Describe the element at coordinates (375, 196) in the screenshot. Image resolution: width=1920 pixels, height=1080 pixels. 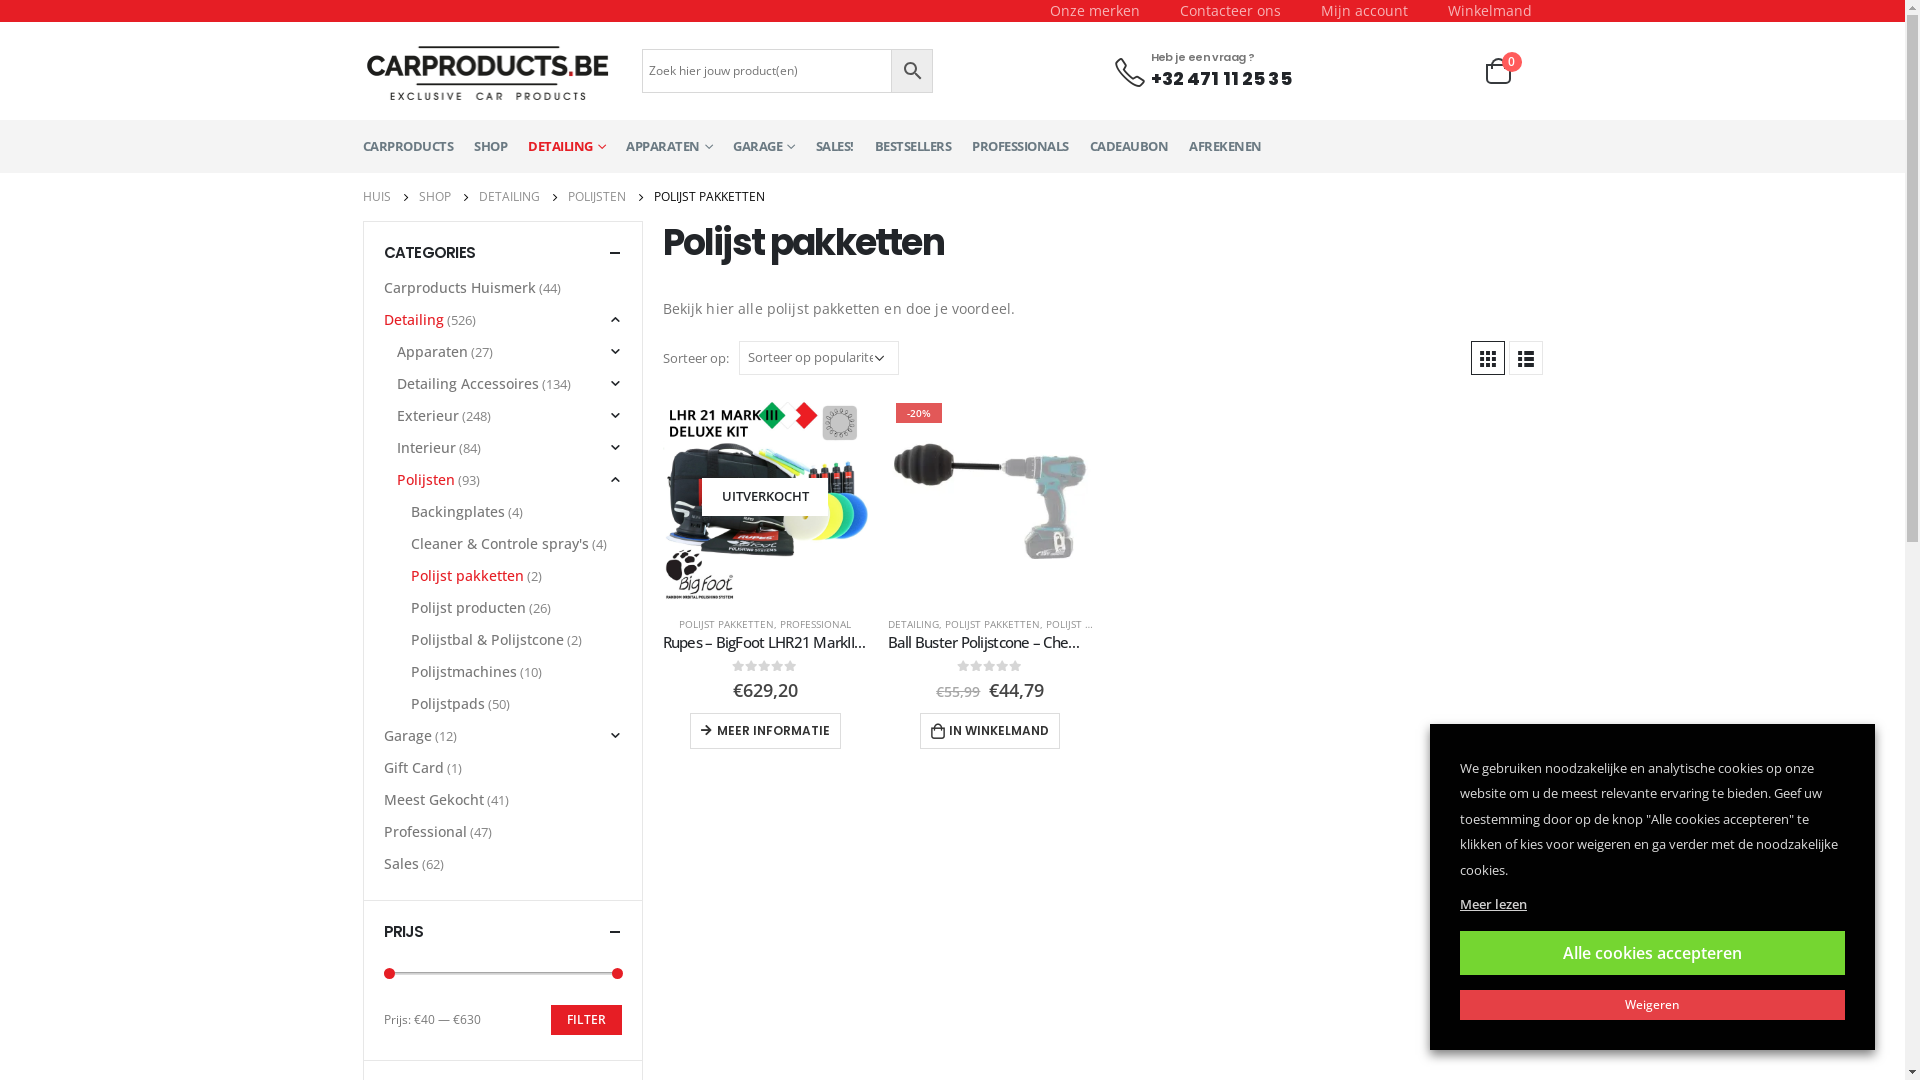
I see `'HUIS'` at that location.